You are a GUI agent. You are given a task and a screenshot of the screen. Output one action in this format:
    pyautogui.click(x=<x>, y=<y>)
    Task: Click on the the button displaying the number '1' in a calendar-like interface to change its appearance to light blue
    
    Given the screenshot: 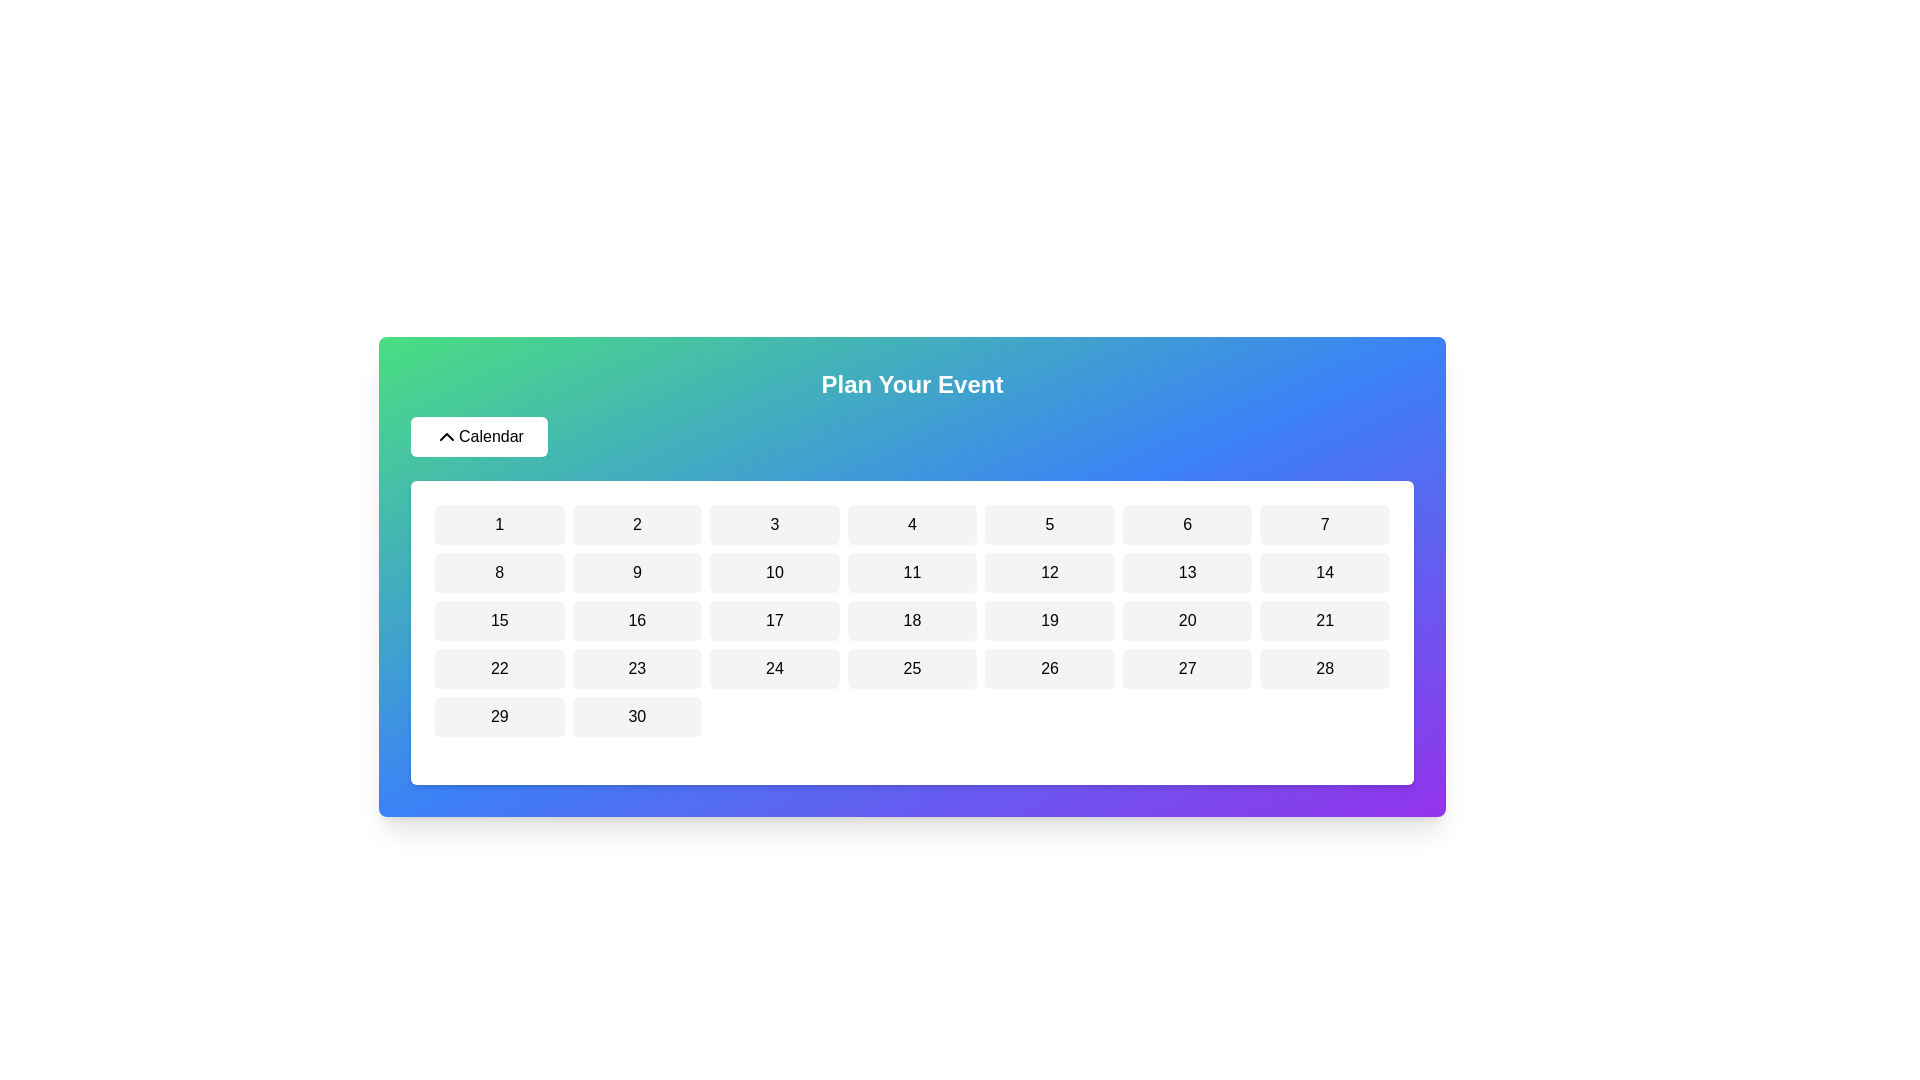 What is the action you would take?
    pyautogui.click(x=499, y=523)
    